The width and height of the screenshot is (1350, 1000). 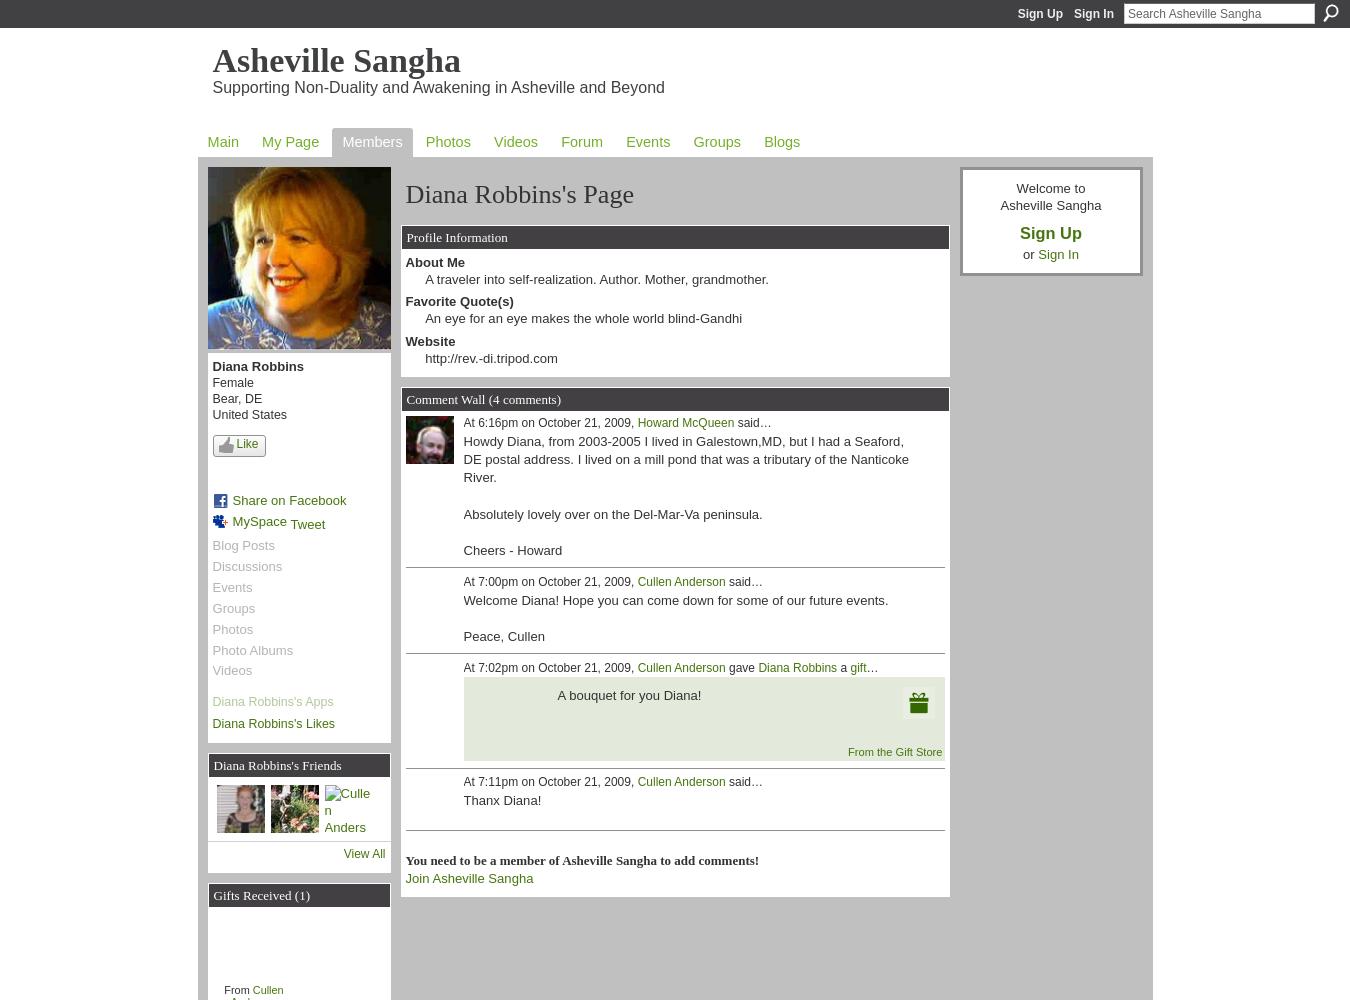 What do you see at coordinates (895, 752) in the screenshot?
I see `'From the Gift Store'` at bounding box center [895, 752].